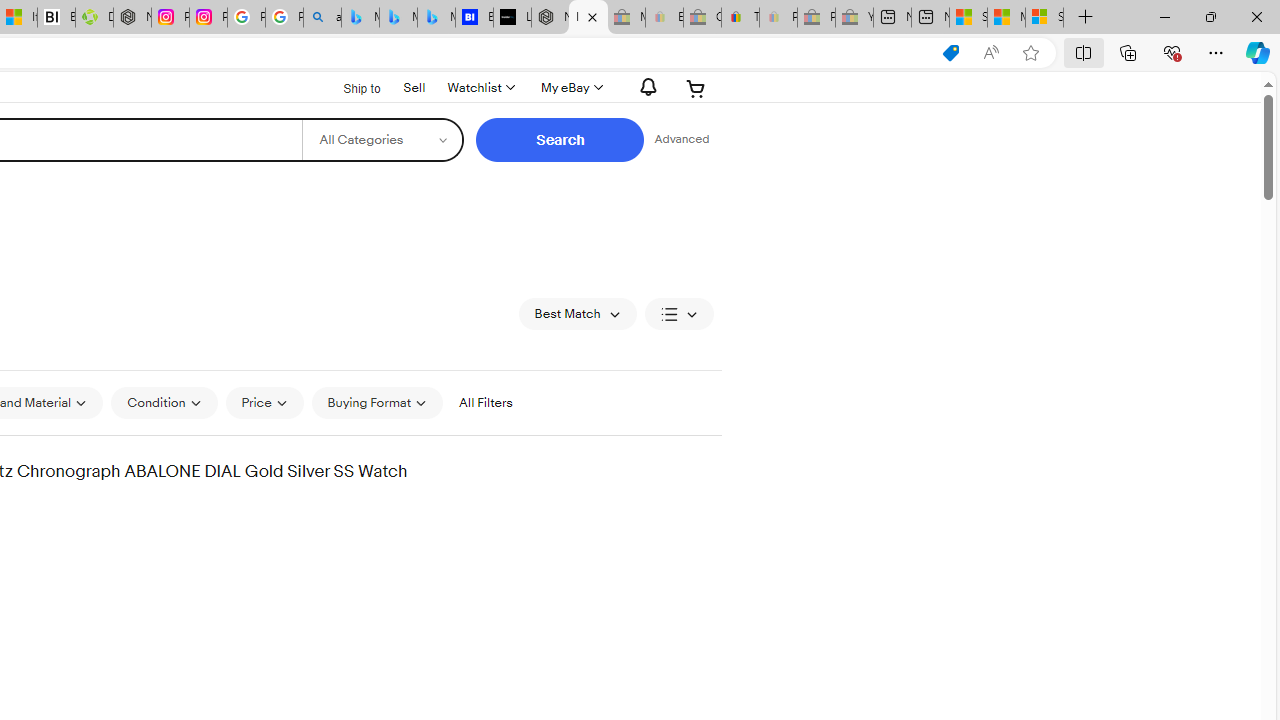  What do you see at coordinates (645, 86) in the screenshot?
I see `'AutomationID: gh-eb-Alerts'` at bounding box center [645, 86].